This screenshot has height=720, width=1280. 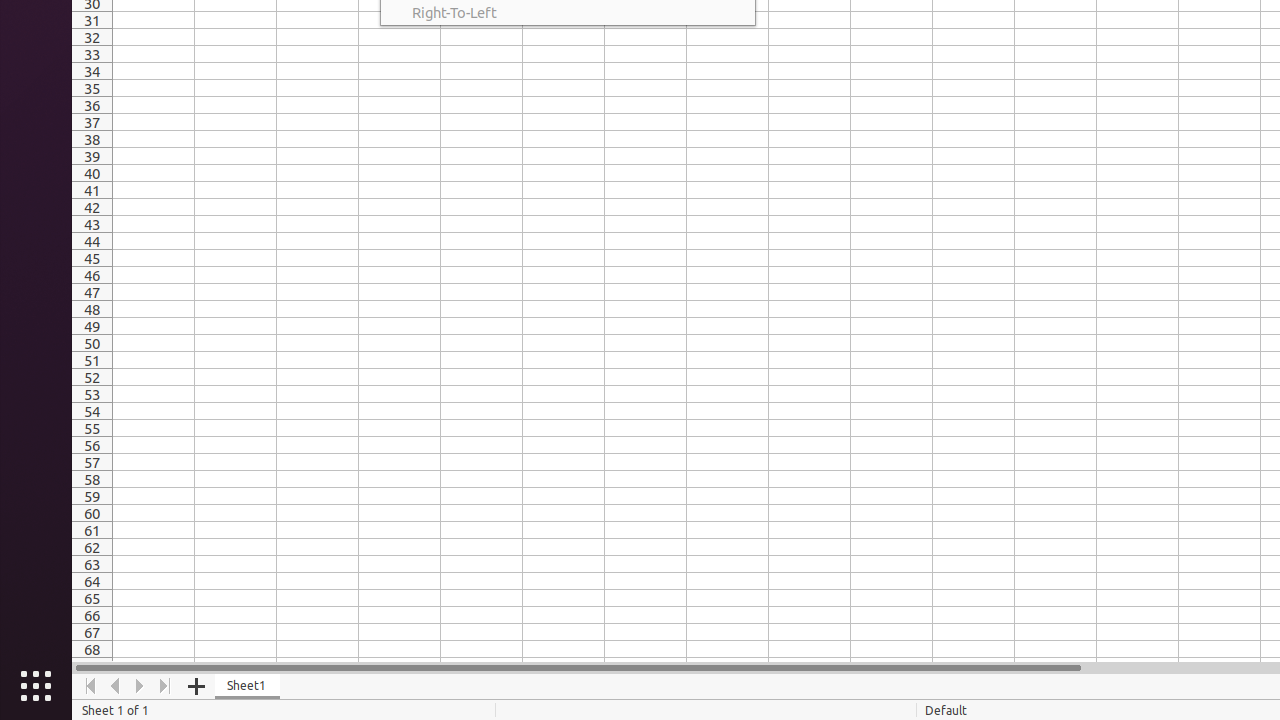 What do you see at coordinates (114, 685) in the screenshot?
I see `'Move Left'` at bounding box center [114, 685].